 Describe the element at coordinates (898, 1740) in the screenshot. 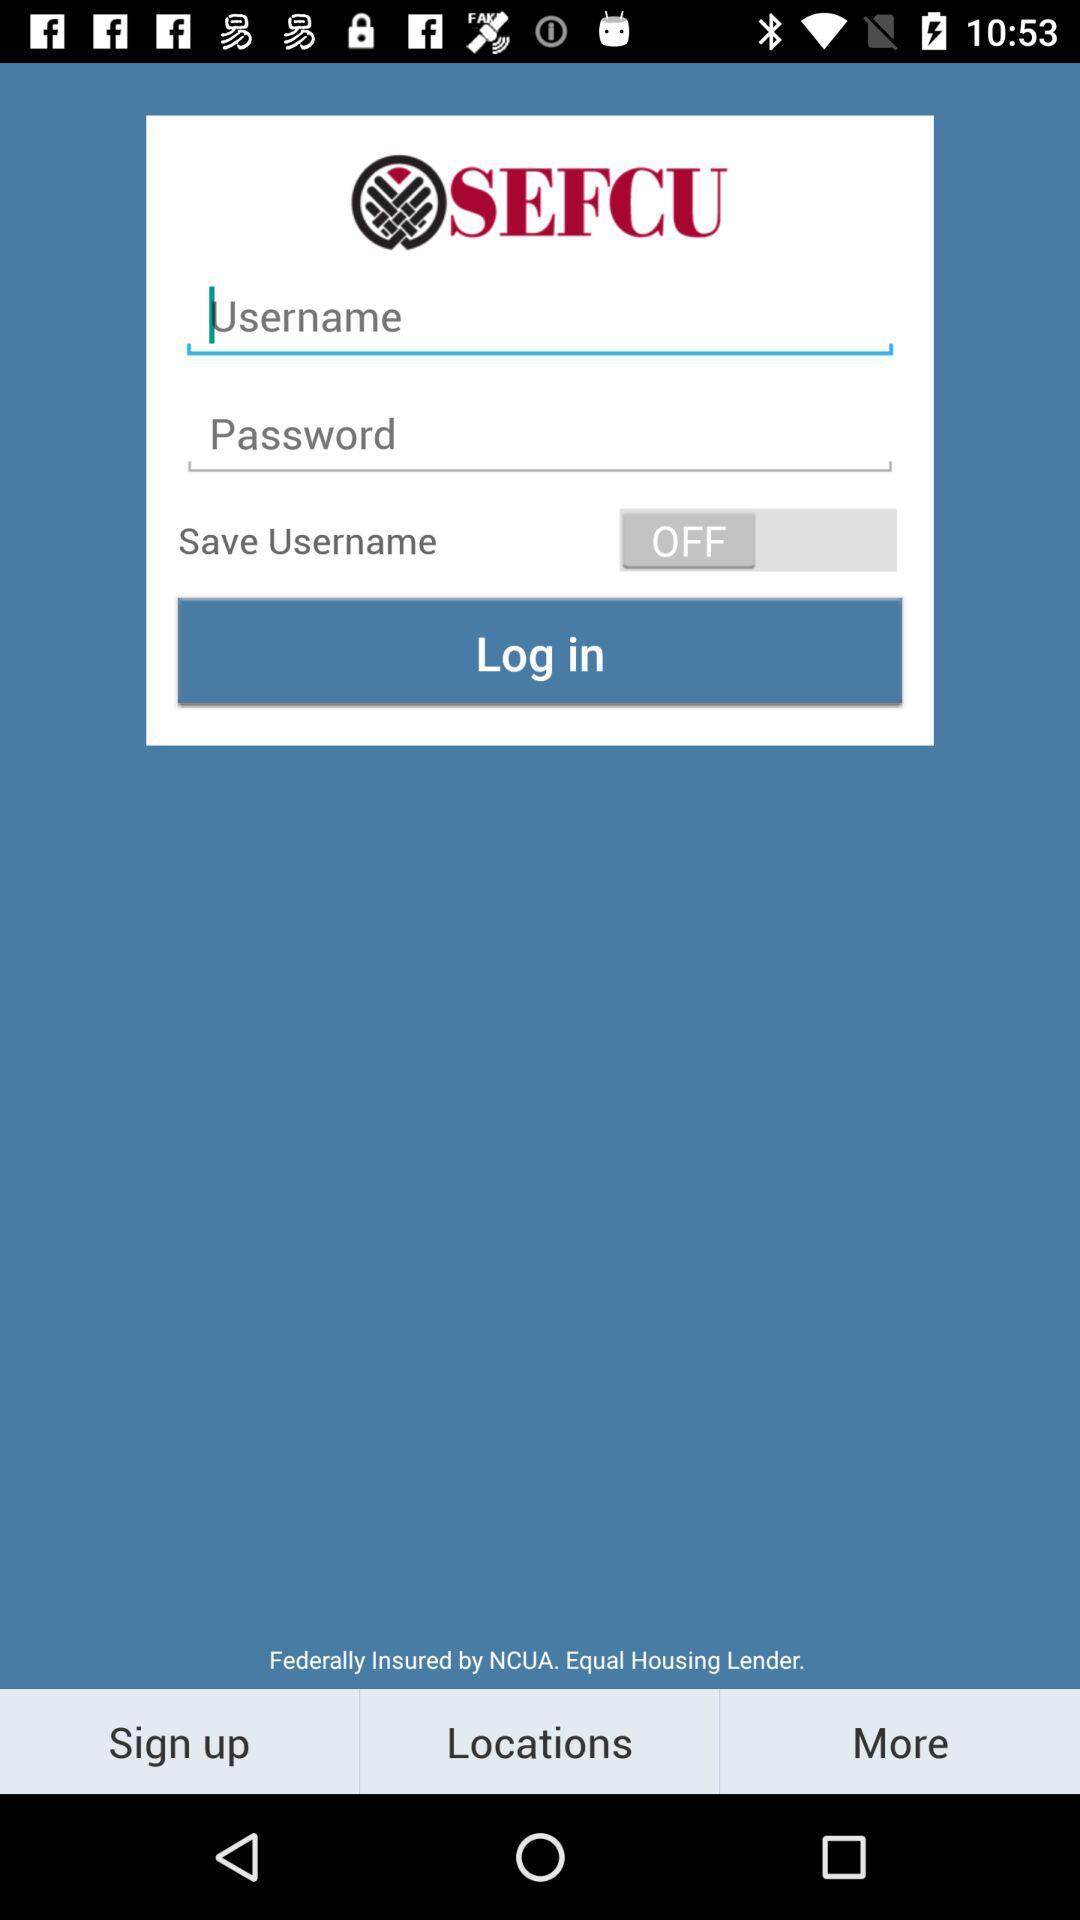

I see `the more` at that location.